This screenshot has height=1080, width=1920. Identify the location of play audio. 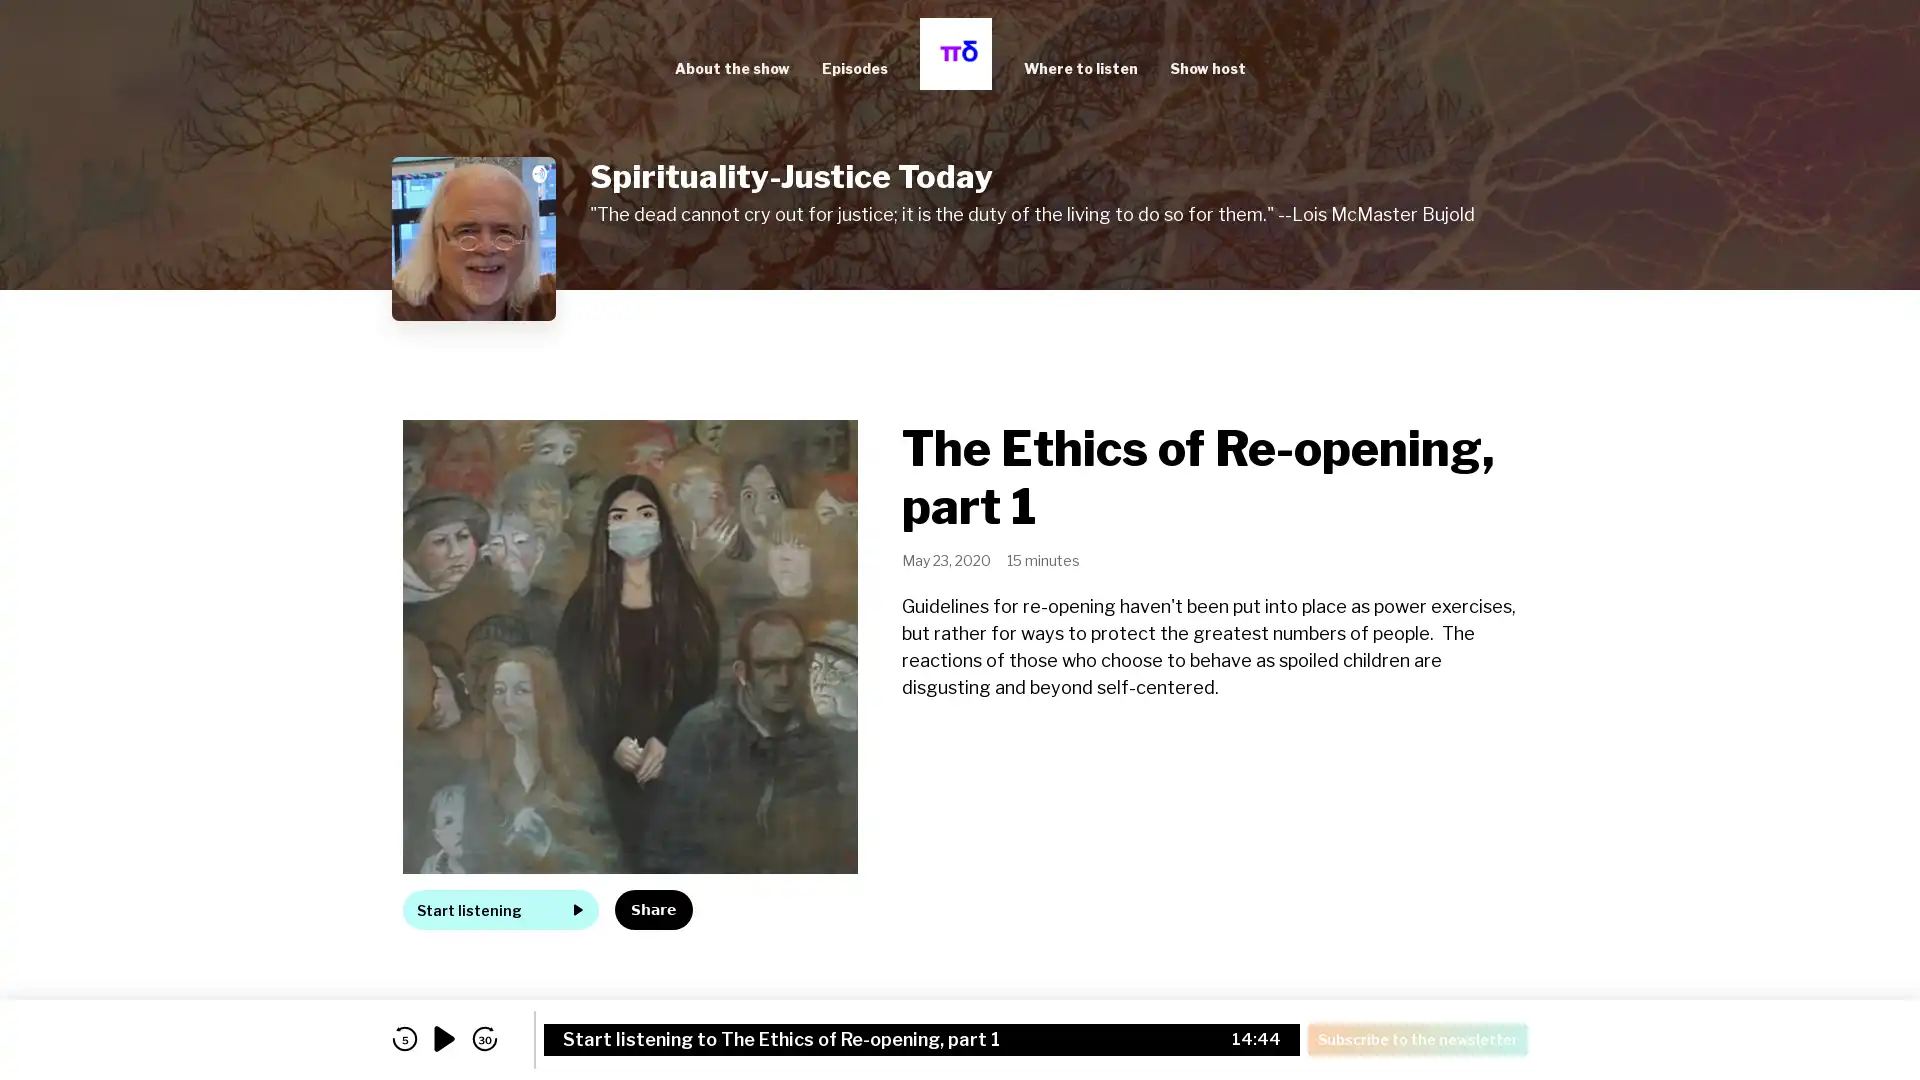
(444, 1038).